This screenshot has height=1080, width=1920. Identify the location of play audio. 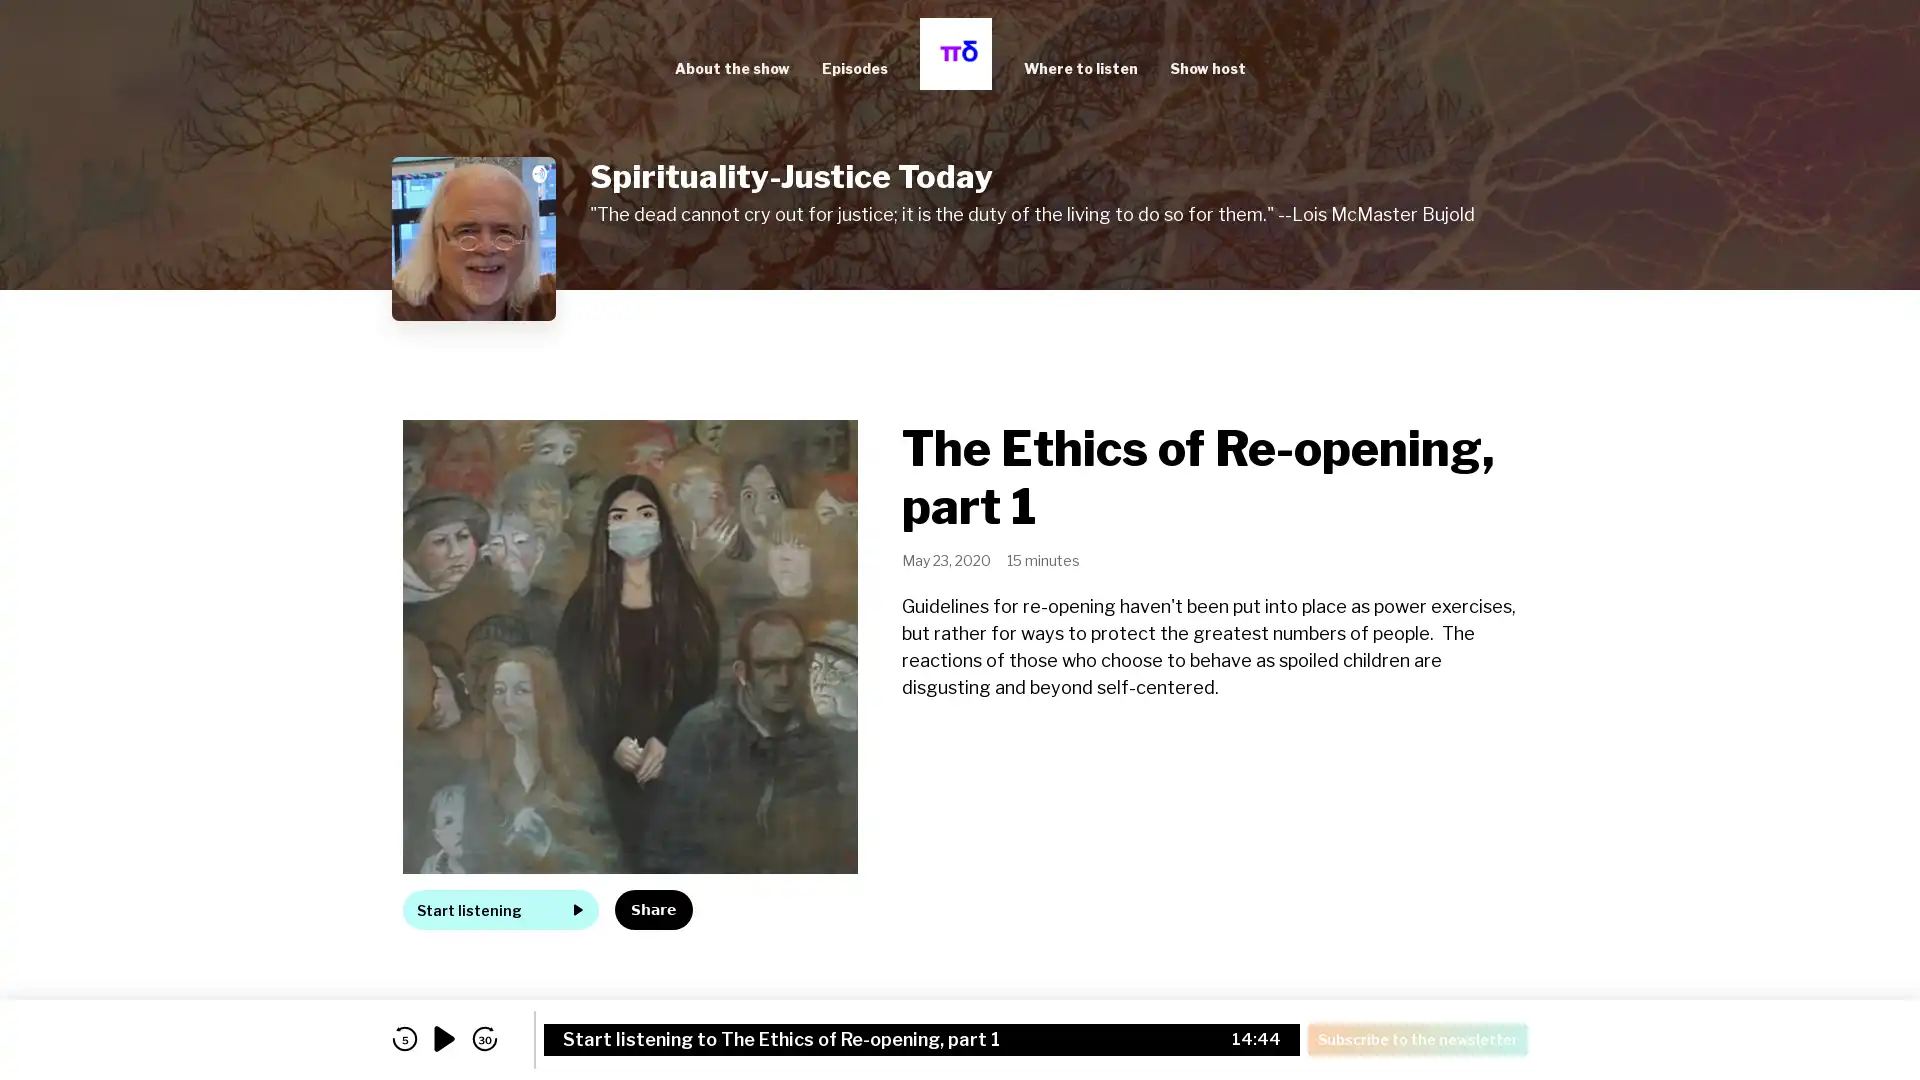
(444, 1038).